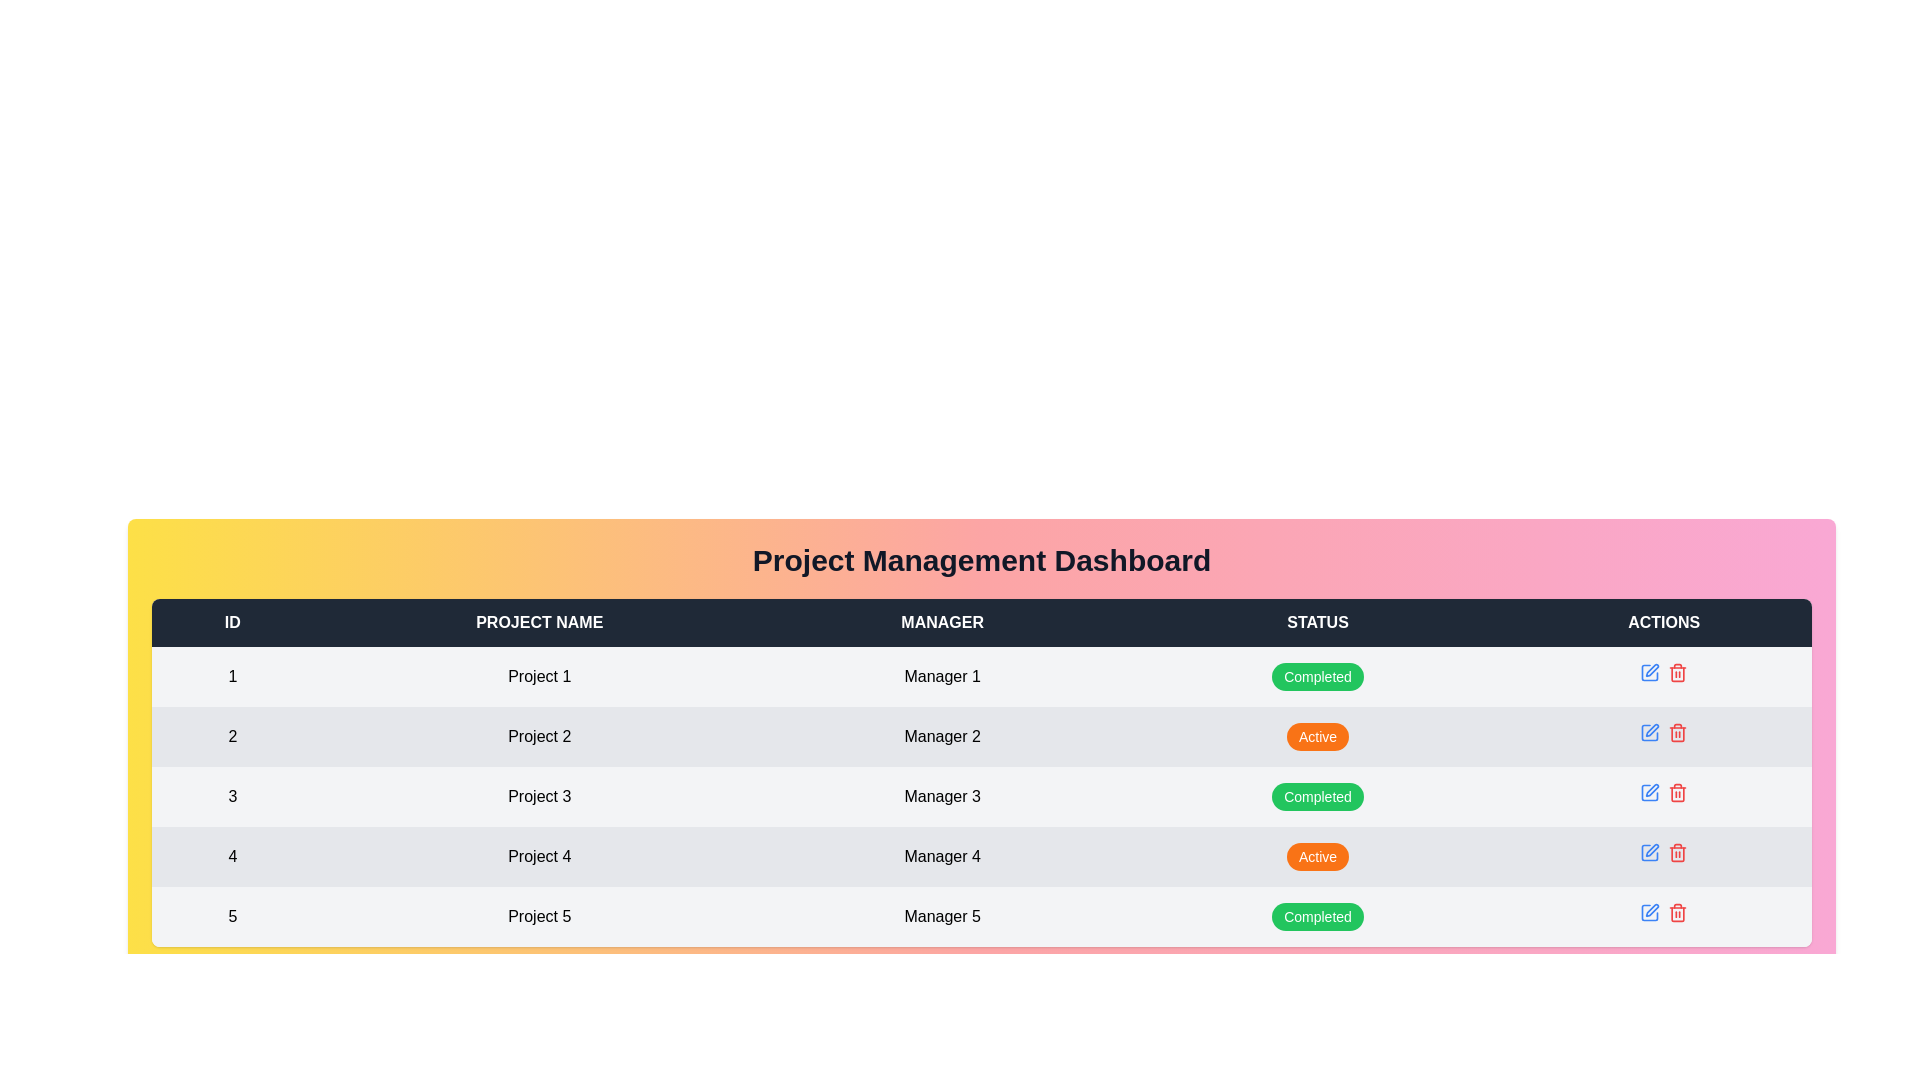 This screenshot has height=1080, width=1920. Describe the element at coordinates (1318, 736) in the screenshot. I see `the Status indicator button in the fourth column of the second row, which designates the status as 'Active' and is aligned with 'Manager 2'` at that location.